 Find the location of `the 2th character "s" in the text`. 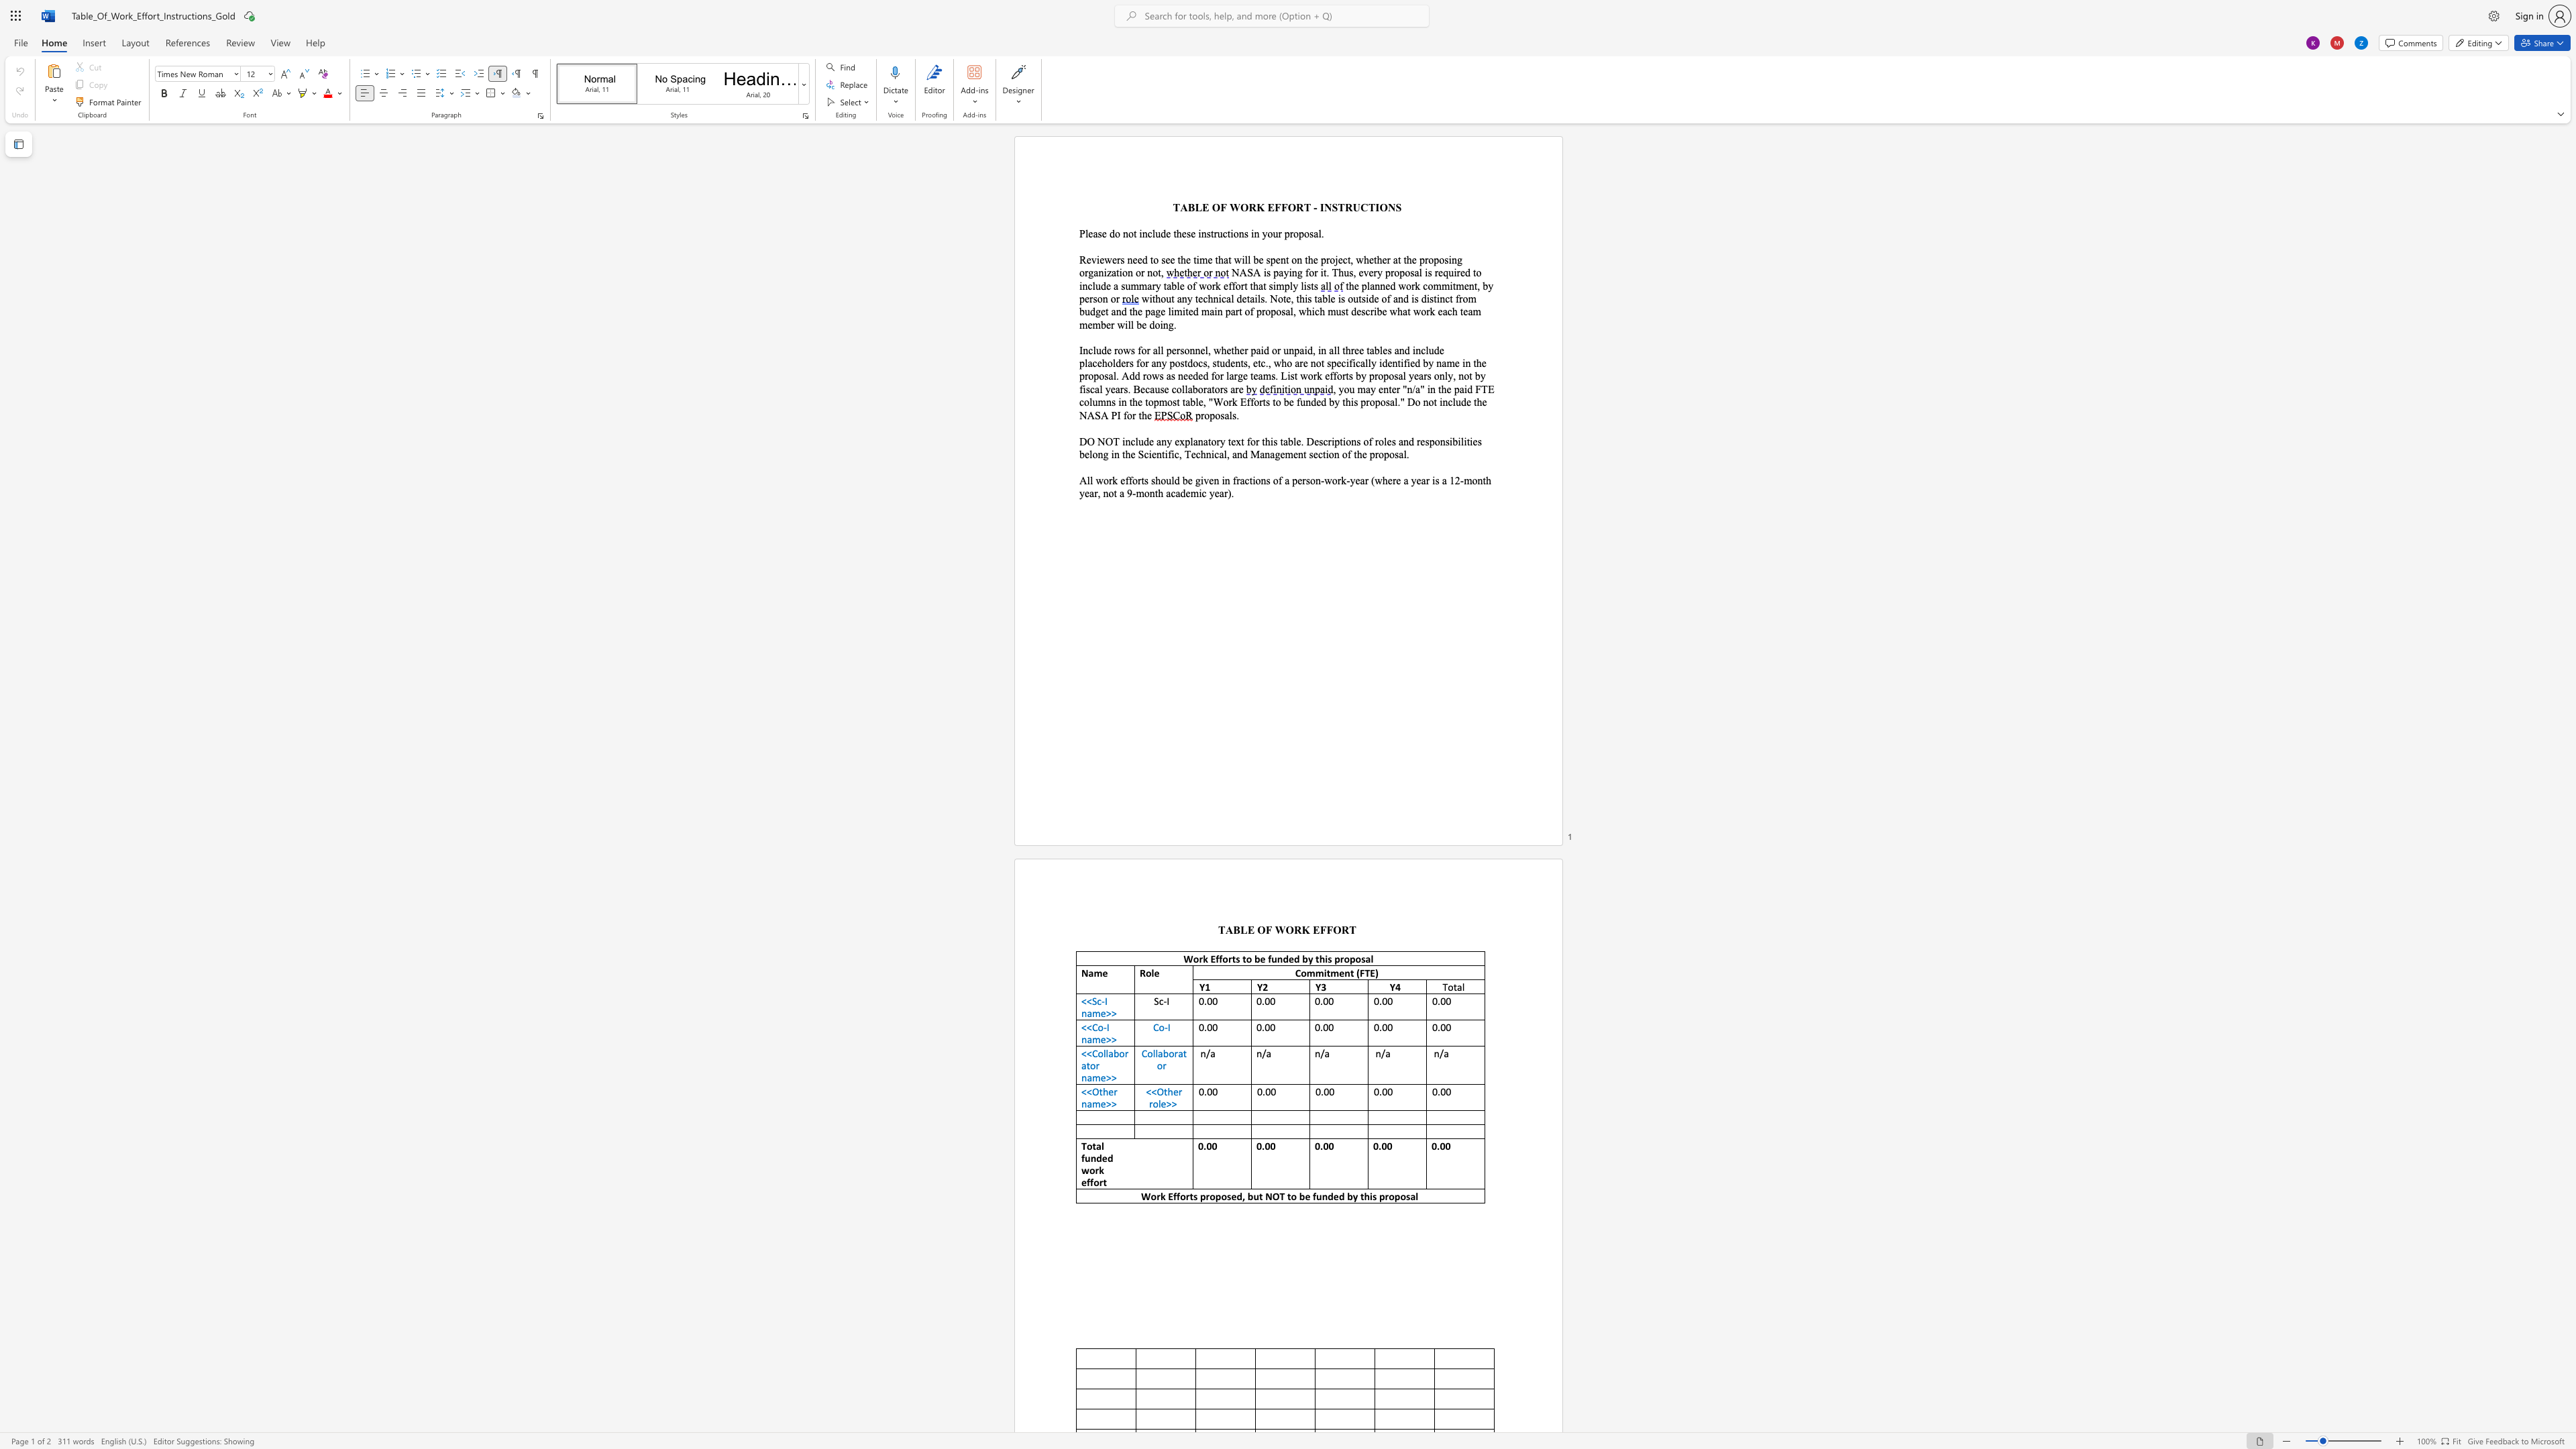

the 2th character "s" in the text is located at coordinates (1269, 284).